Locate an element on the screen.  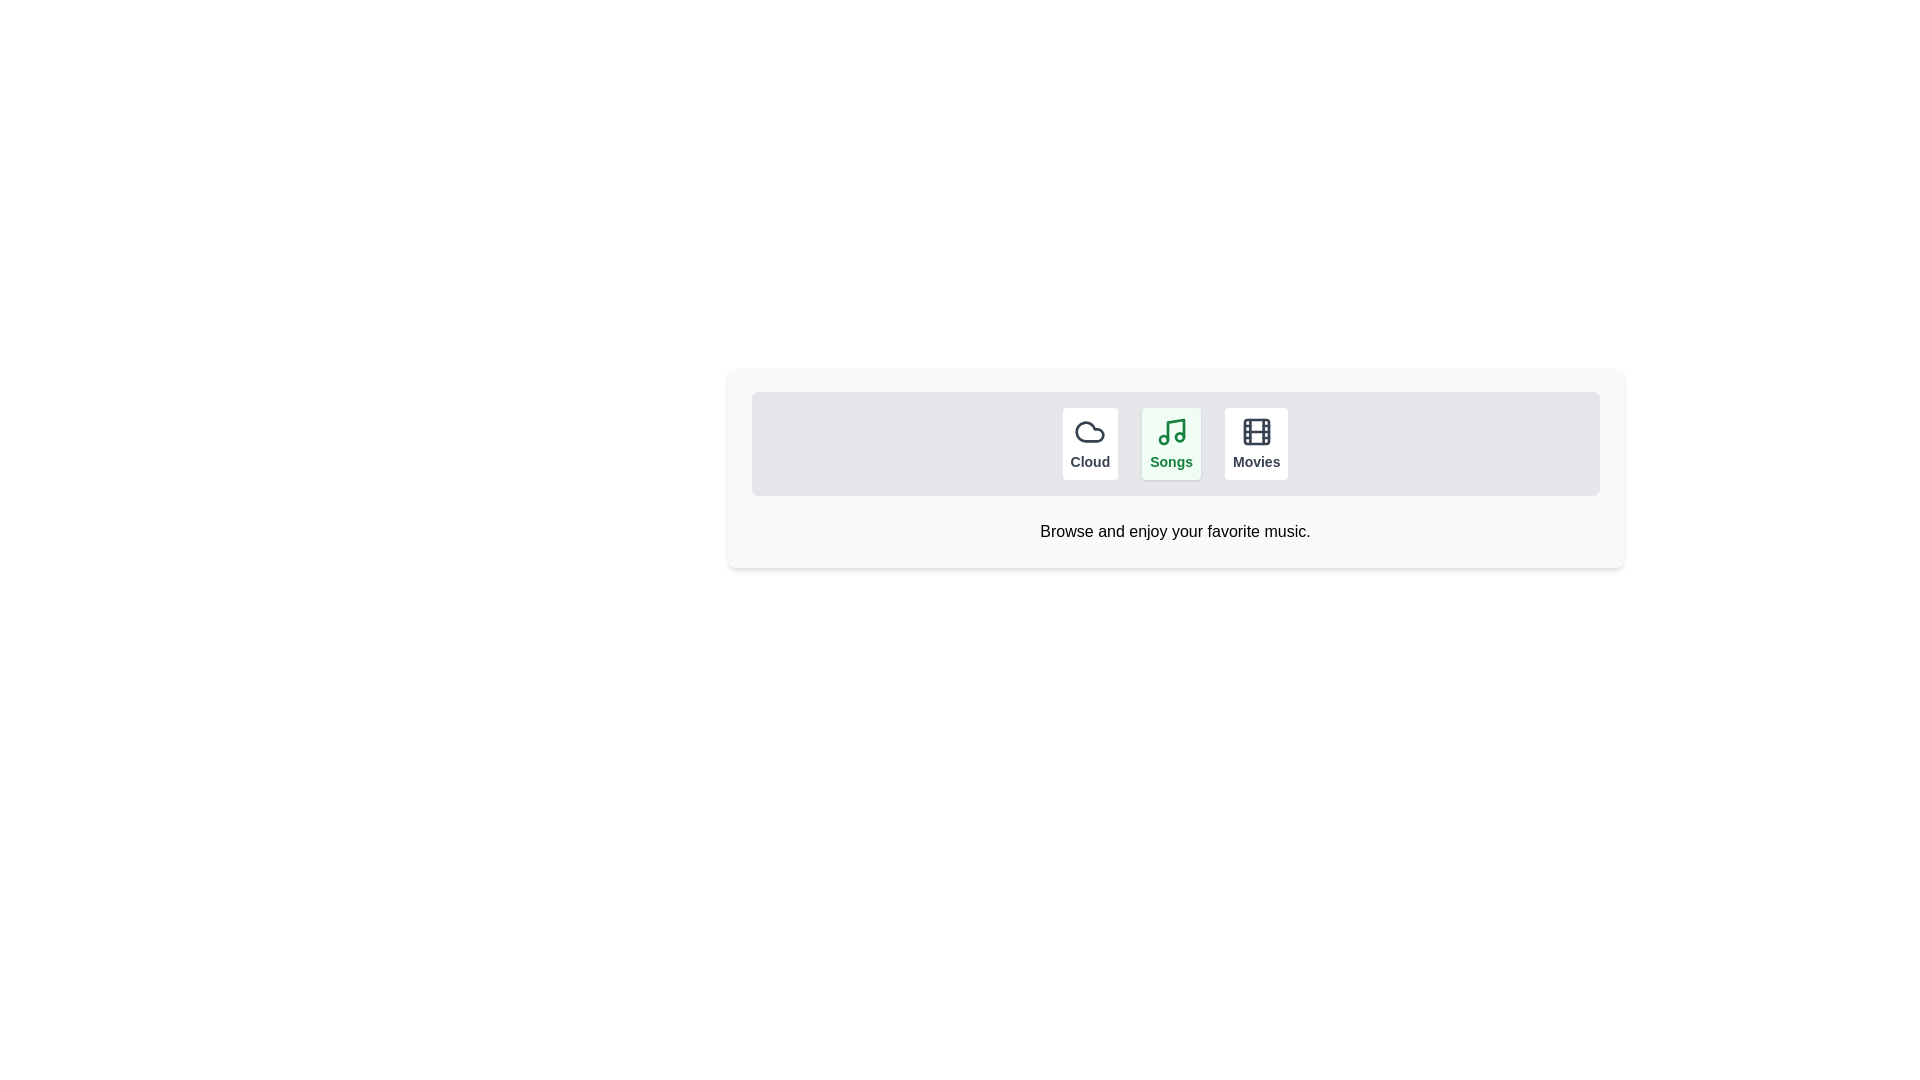
the 'Movies' button, which features a dark-styled rectangular SVG component resembling an old-style film camera reel, located to the right of the 'Cloud' and 'Songs' buttons is located at coordinates (1255, 431).